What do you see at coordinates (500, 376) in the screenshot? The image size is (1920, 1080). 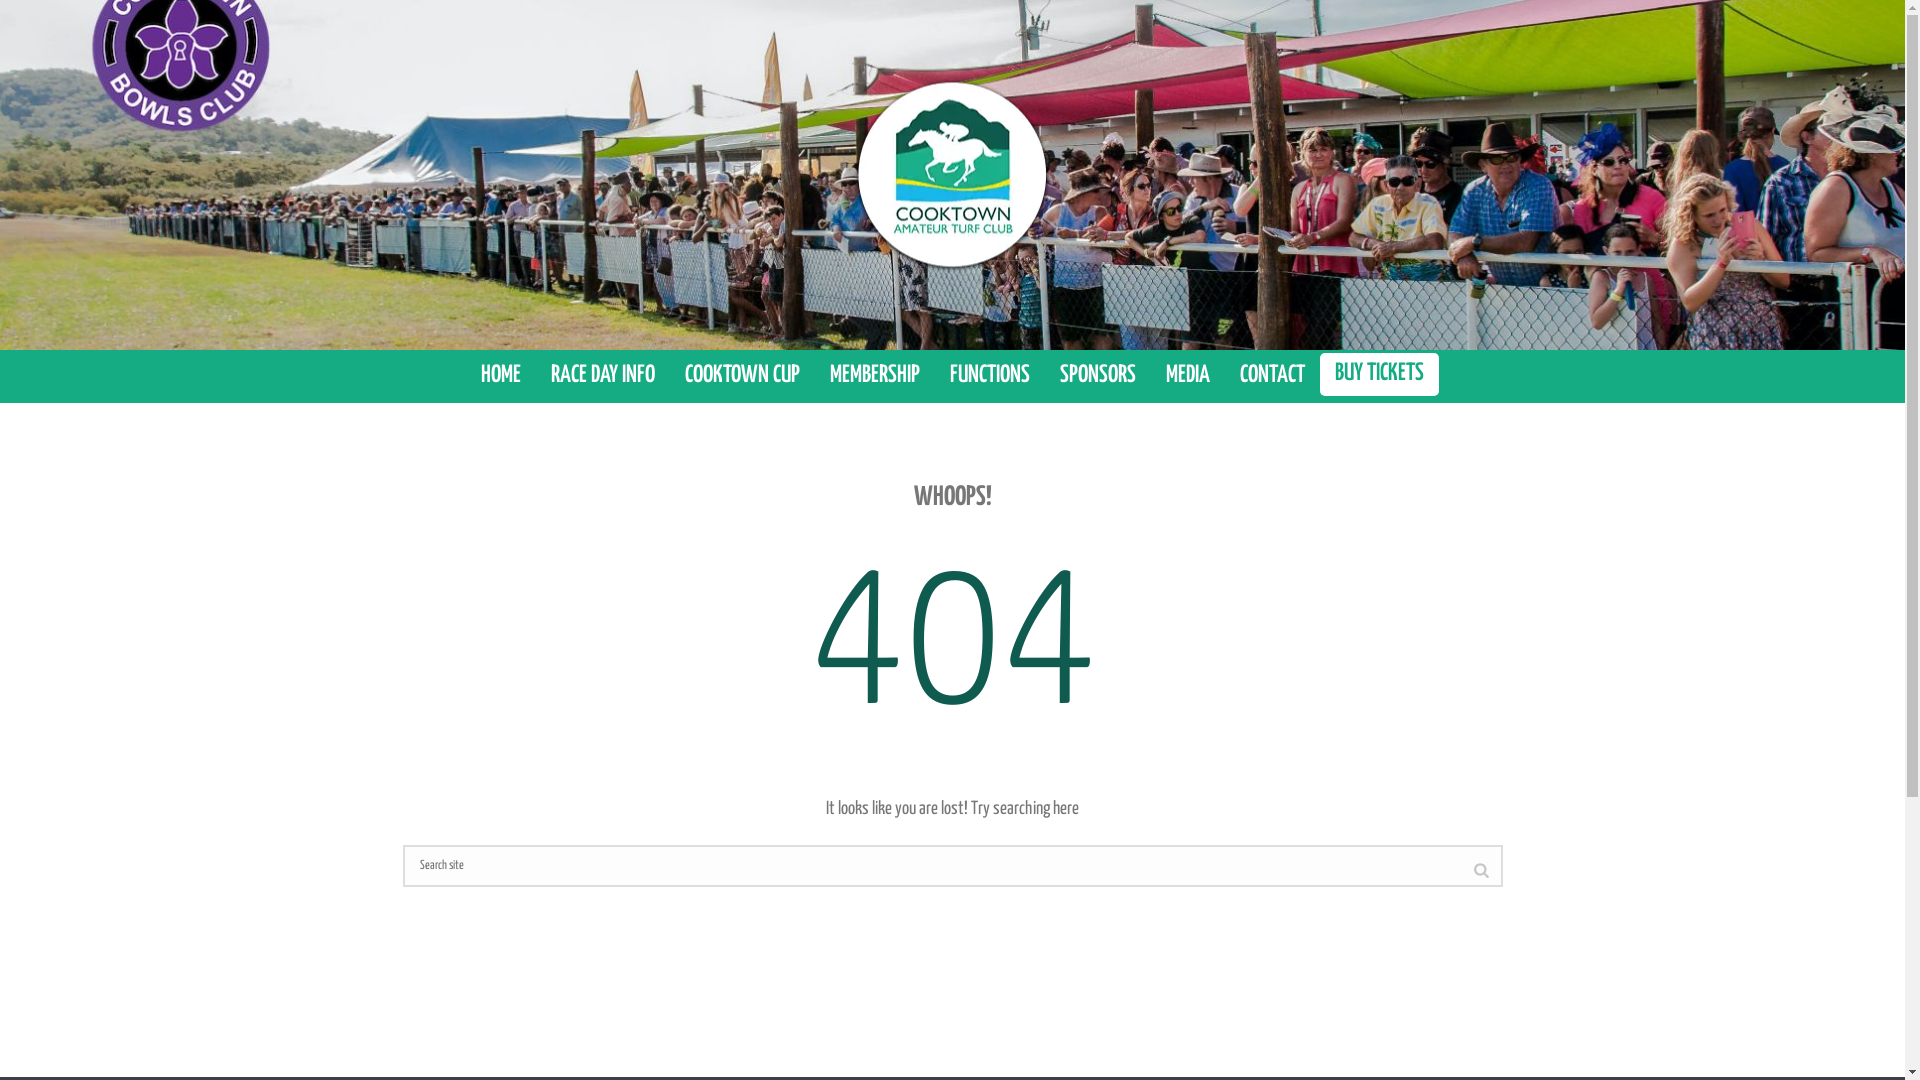 I see `'HOME'` at bounding box center [500, 376].